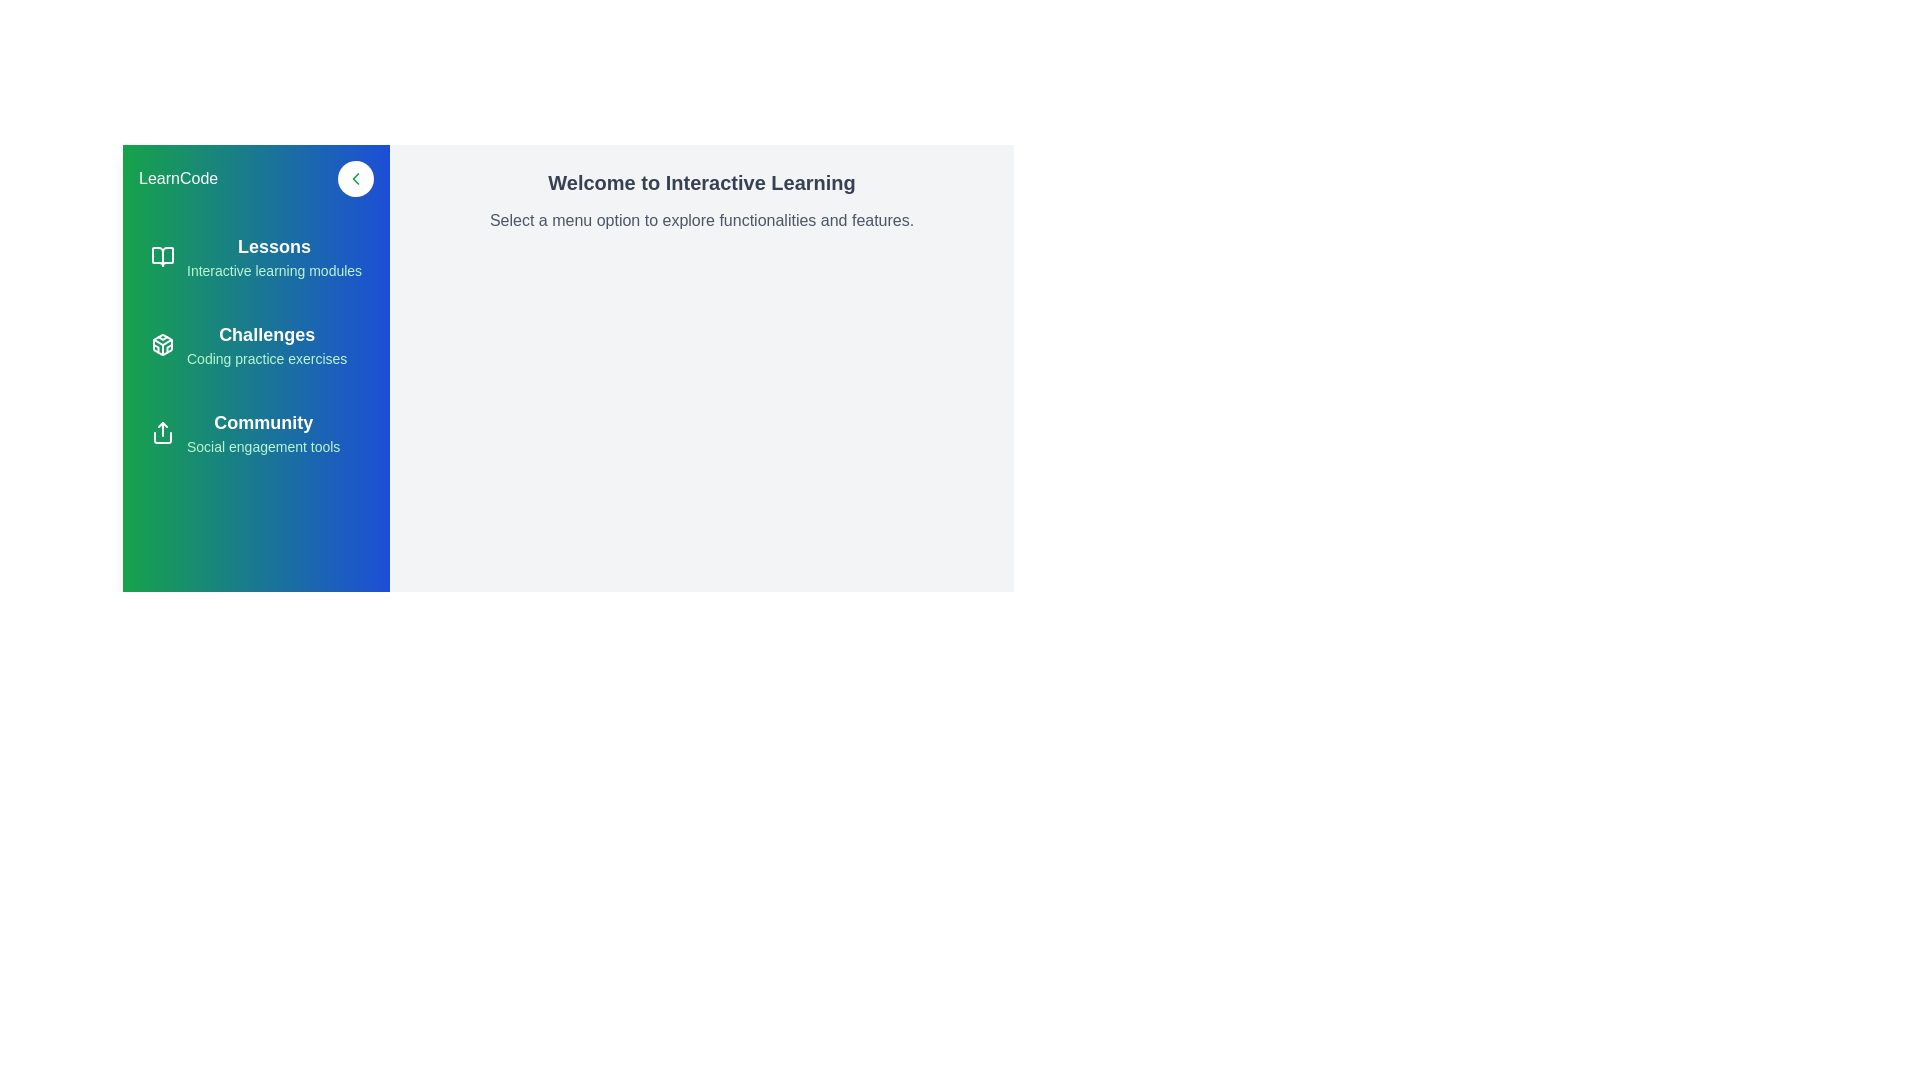  Describe the element at coordinates (255, 431) in the screenshot. I see `the Community section to explore its functionalities` at that location.